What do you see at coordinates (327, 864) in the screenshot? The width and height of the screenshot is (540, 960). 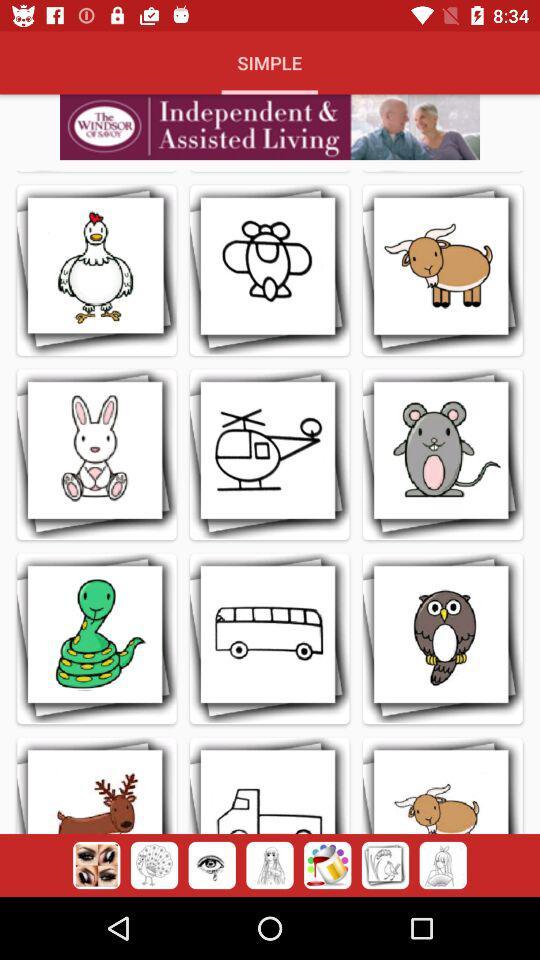 I see `the avatar icon` at bounding box center [327, 864].